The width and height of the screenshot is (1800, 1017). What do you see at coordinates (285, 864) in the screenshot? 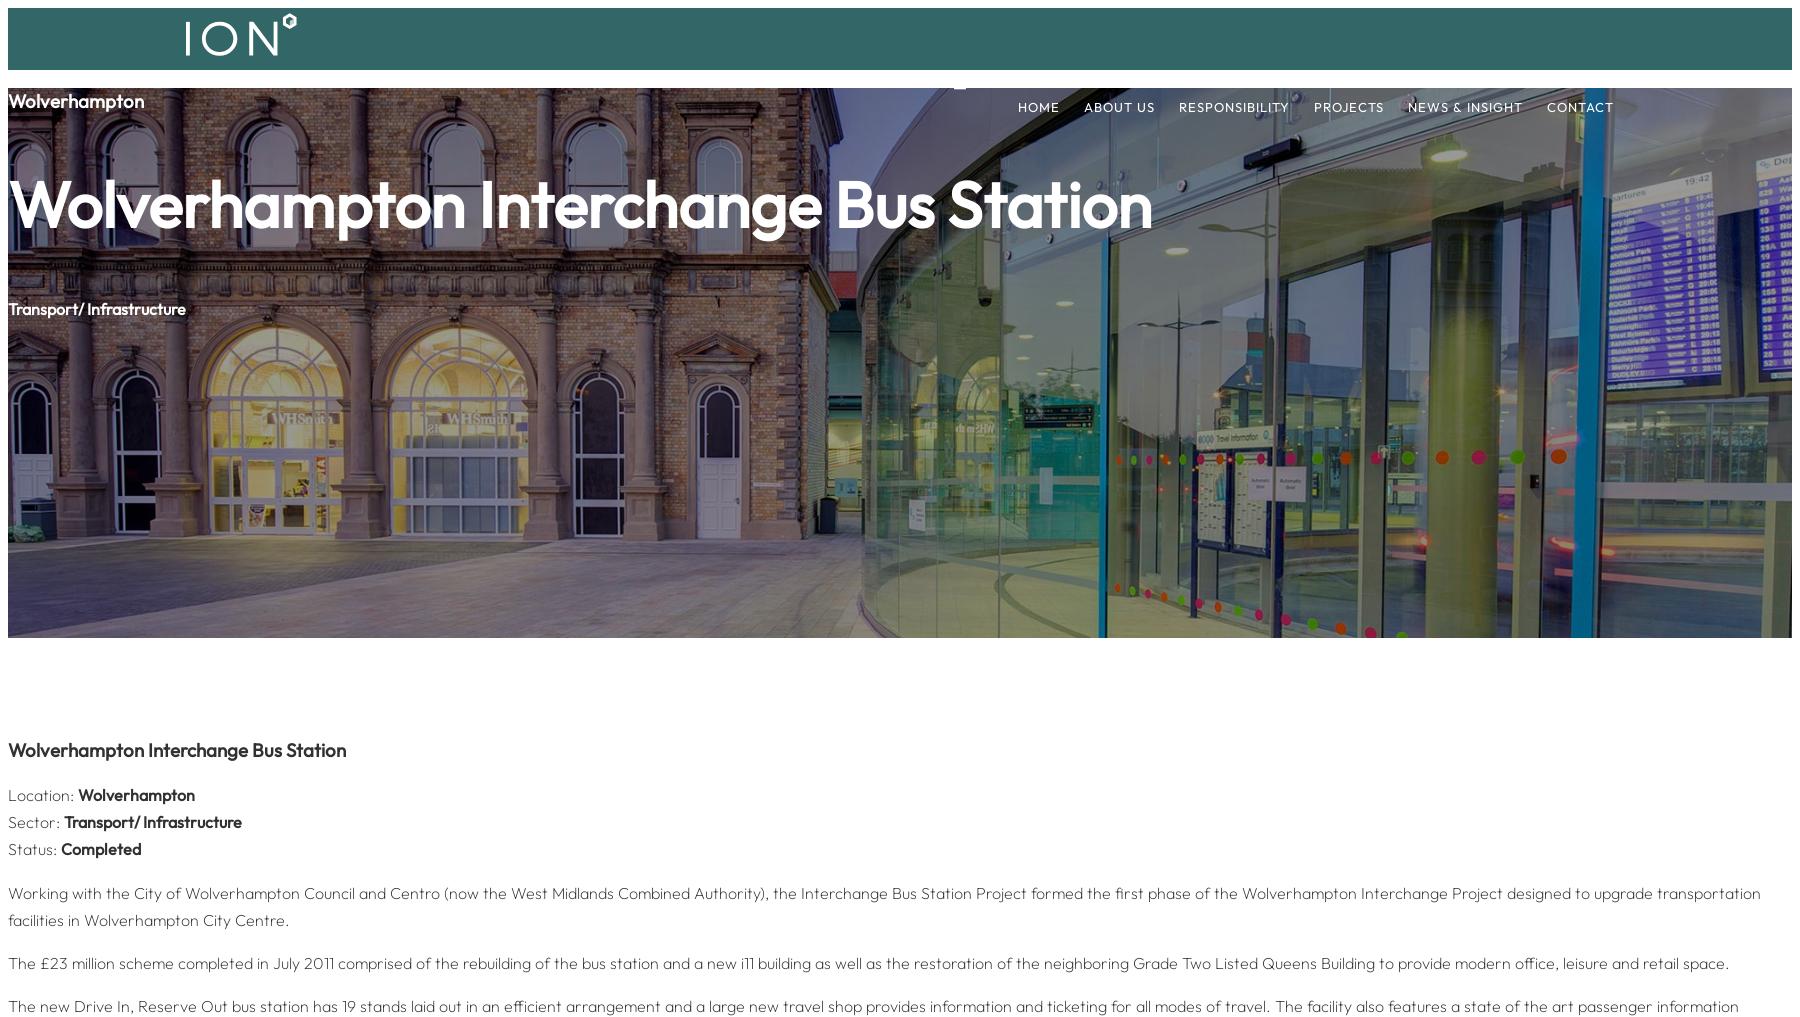
I see `'info@iondevelopments.co.uk'` at bounding box center [285, 864].